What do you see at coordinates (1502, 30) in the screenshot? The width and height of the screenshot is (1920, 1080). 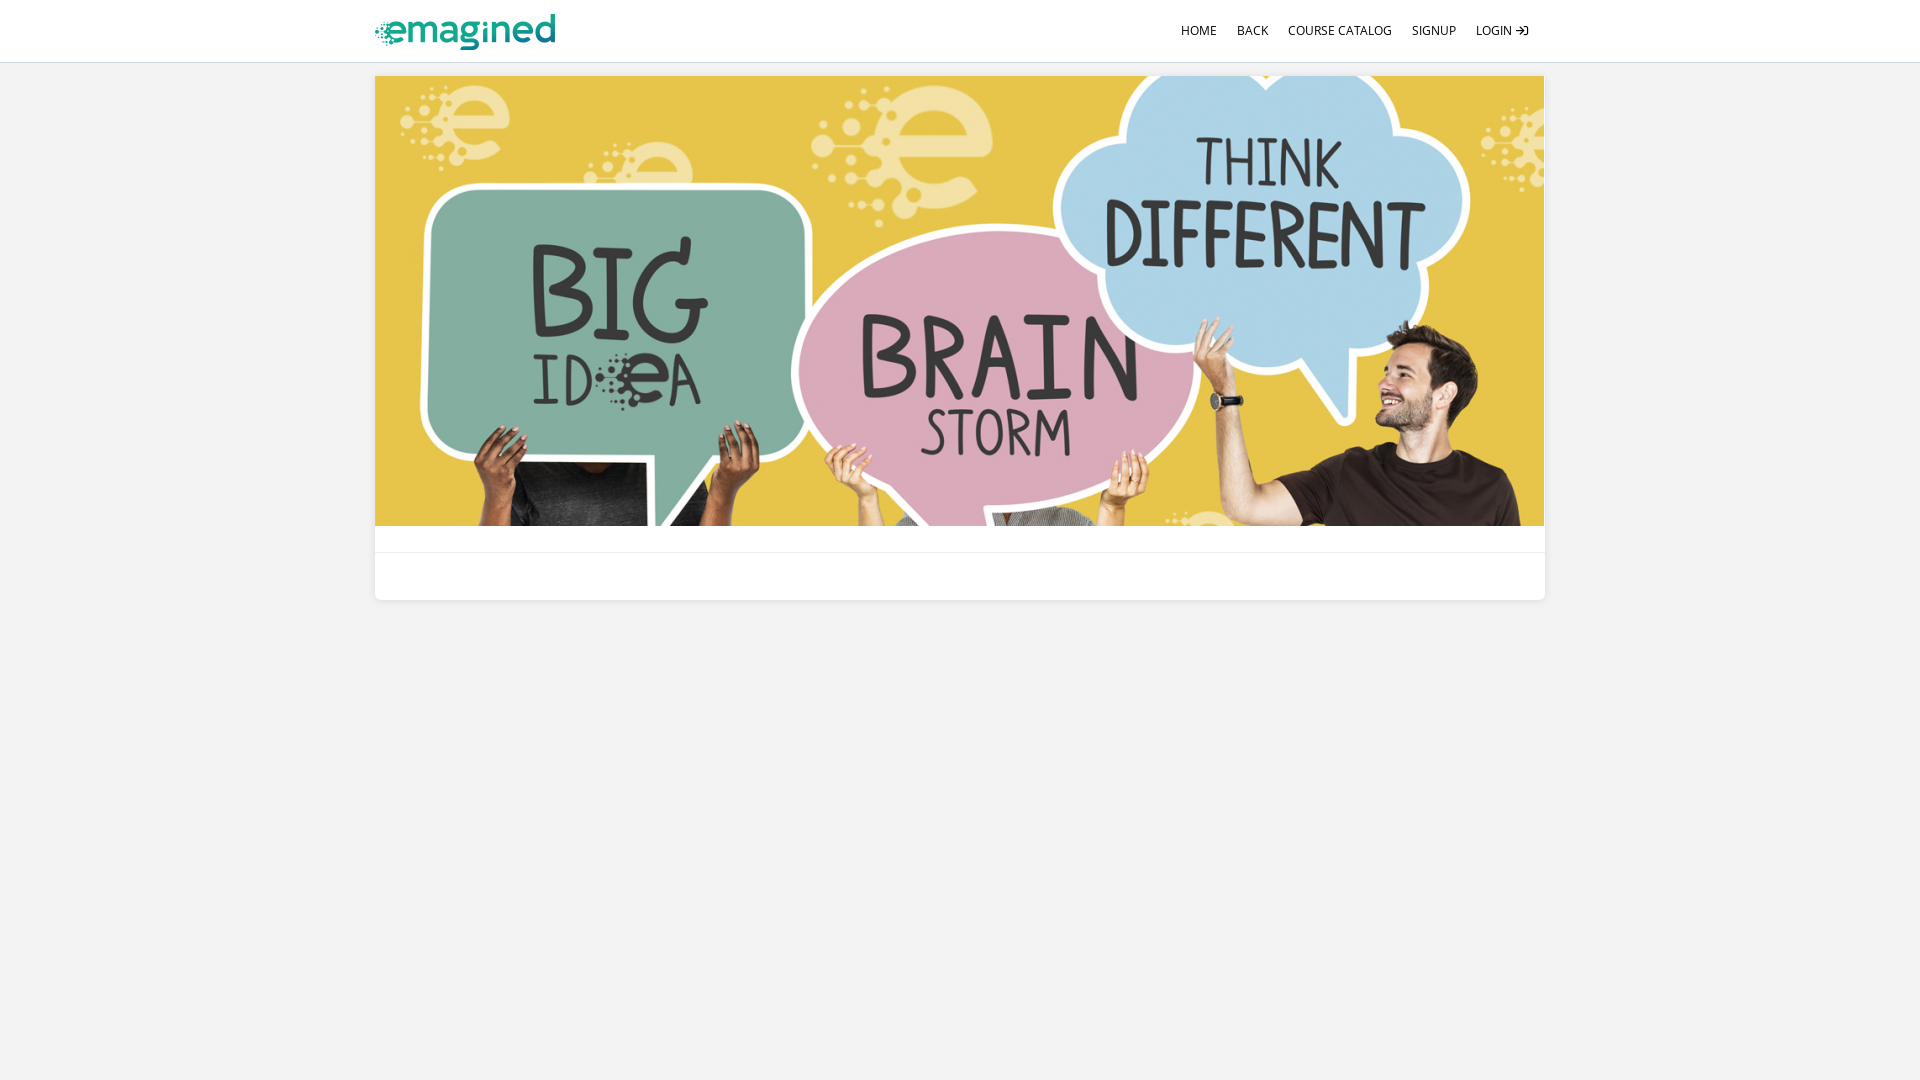 I see `'LOGIN '` at bounding box center [1502, 30].